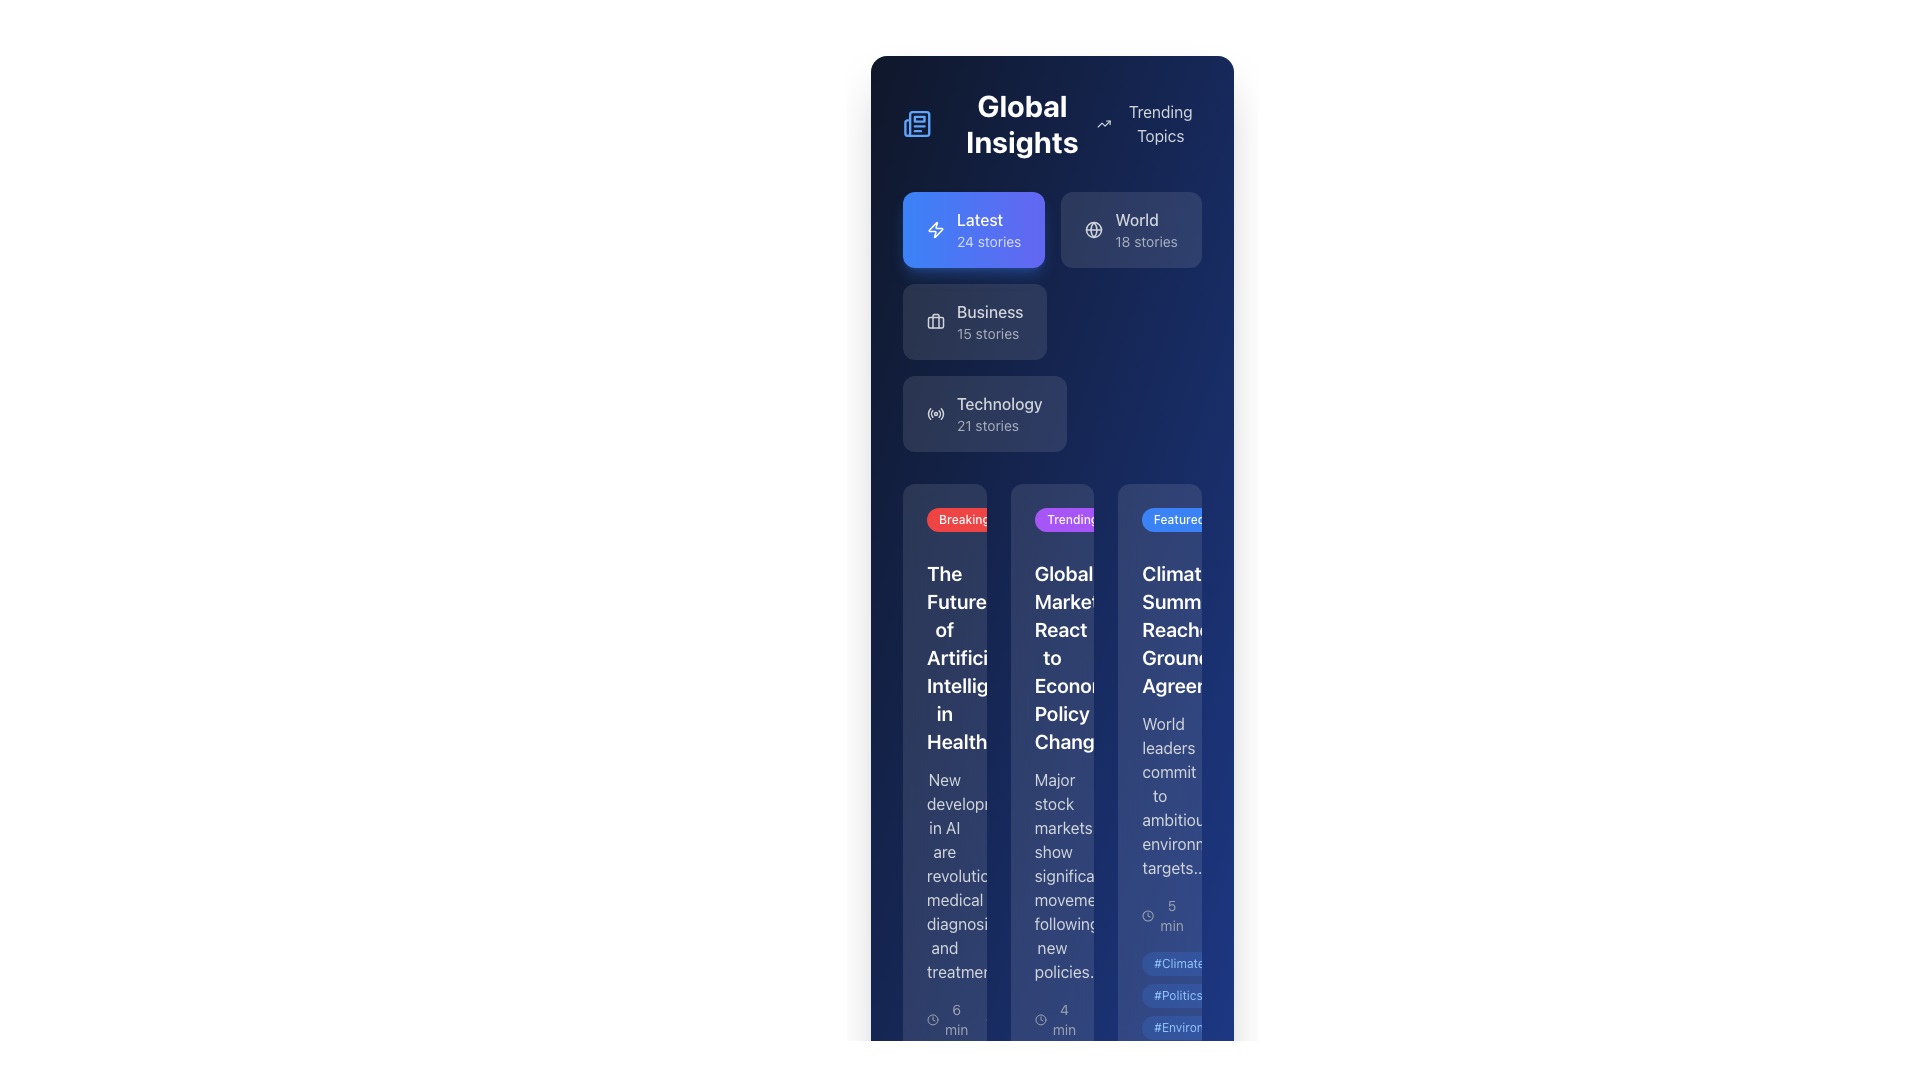 The width and height of the screenshot is (1920, 1080). I want to click on the small blue pill-shaped button labeled '#Climate' located at the top of the tag stack, which has a slightly transparent blue background and white text, so click(1179, 963).